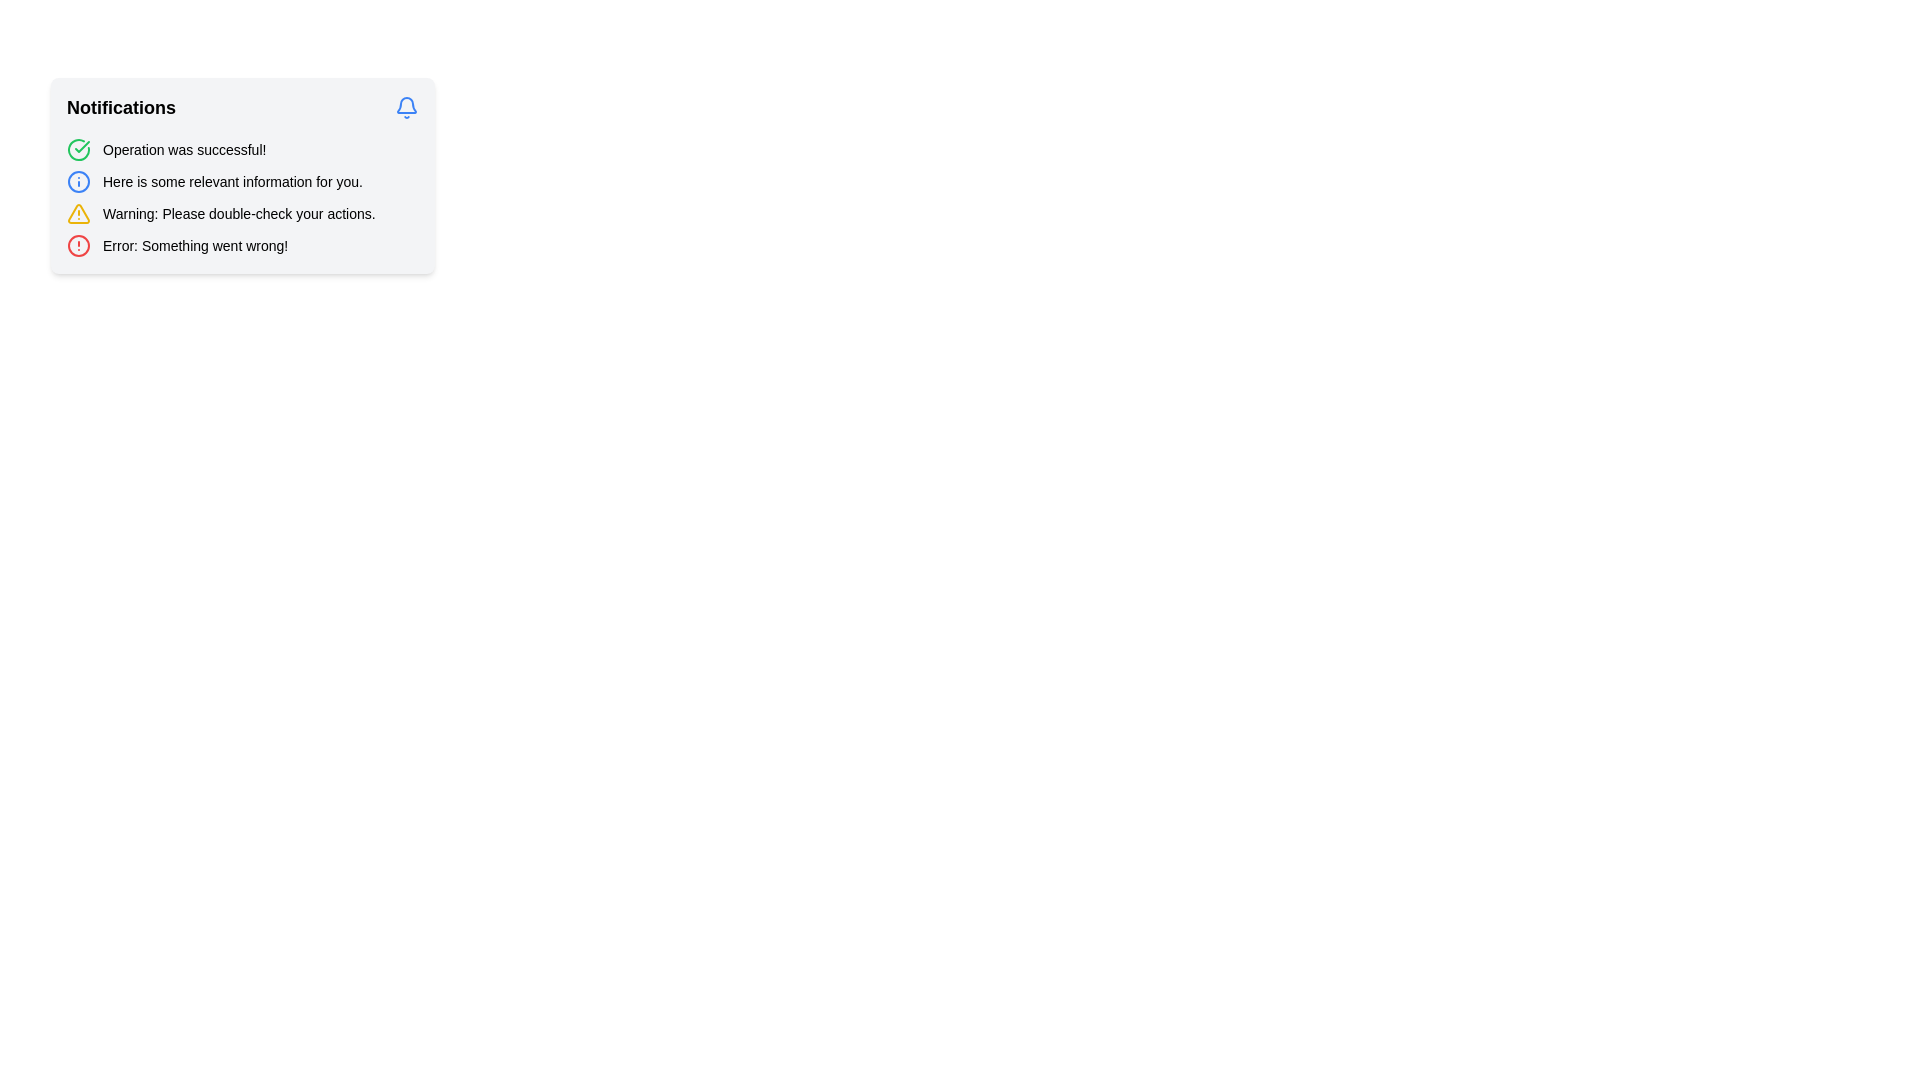 This screenshot has height=1080, width=1920. What do you see at coordinates (242, 197) in the screenshot?
I see `the notification panel icons to reveal any hidden interactions, which display system or application status messages with associated icons` at bounding box center [242, 197].